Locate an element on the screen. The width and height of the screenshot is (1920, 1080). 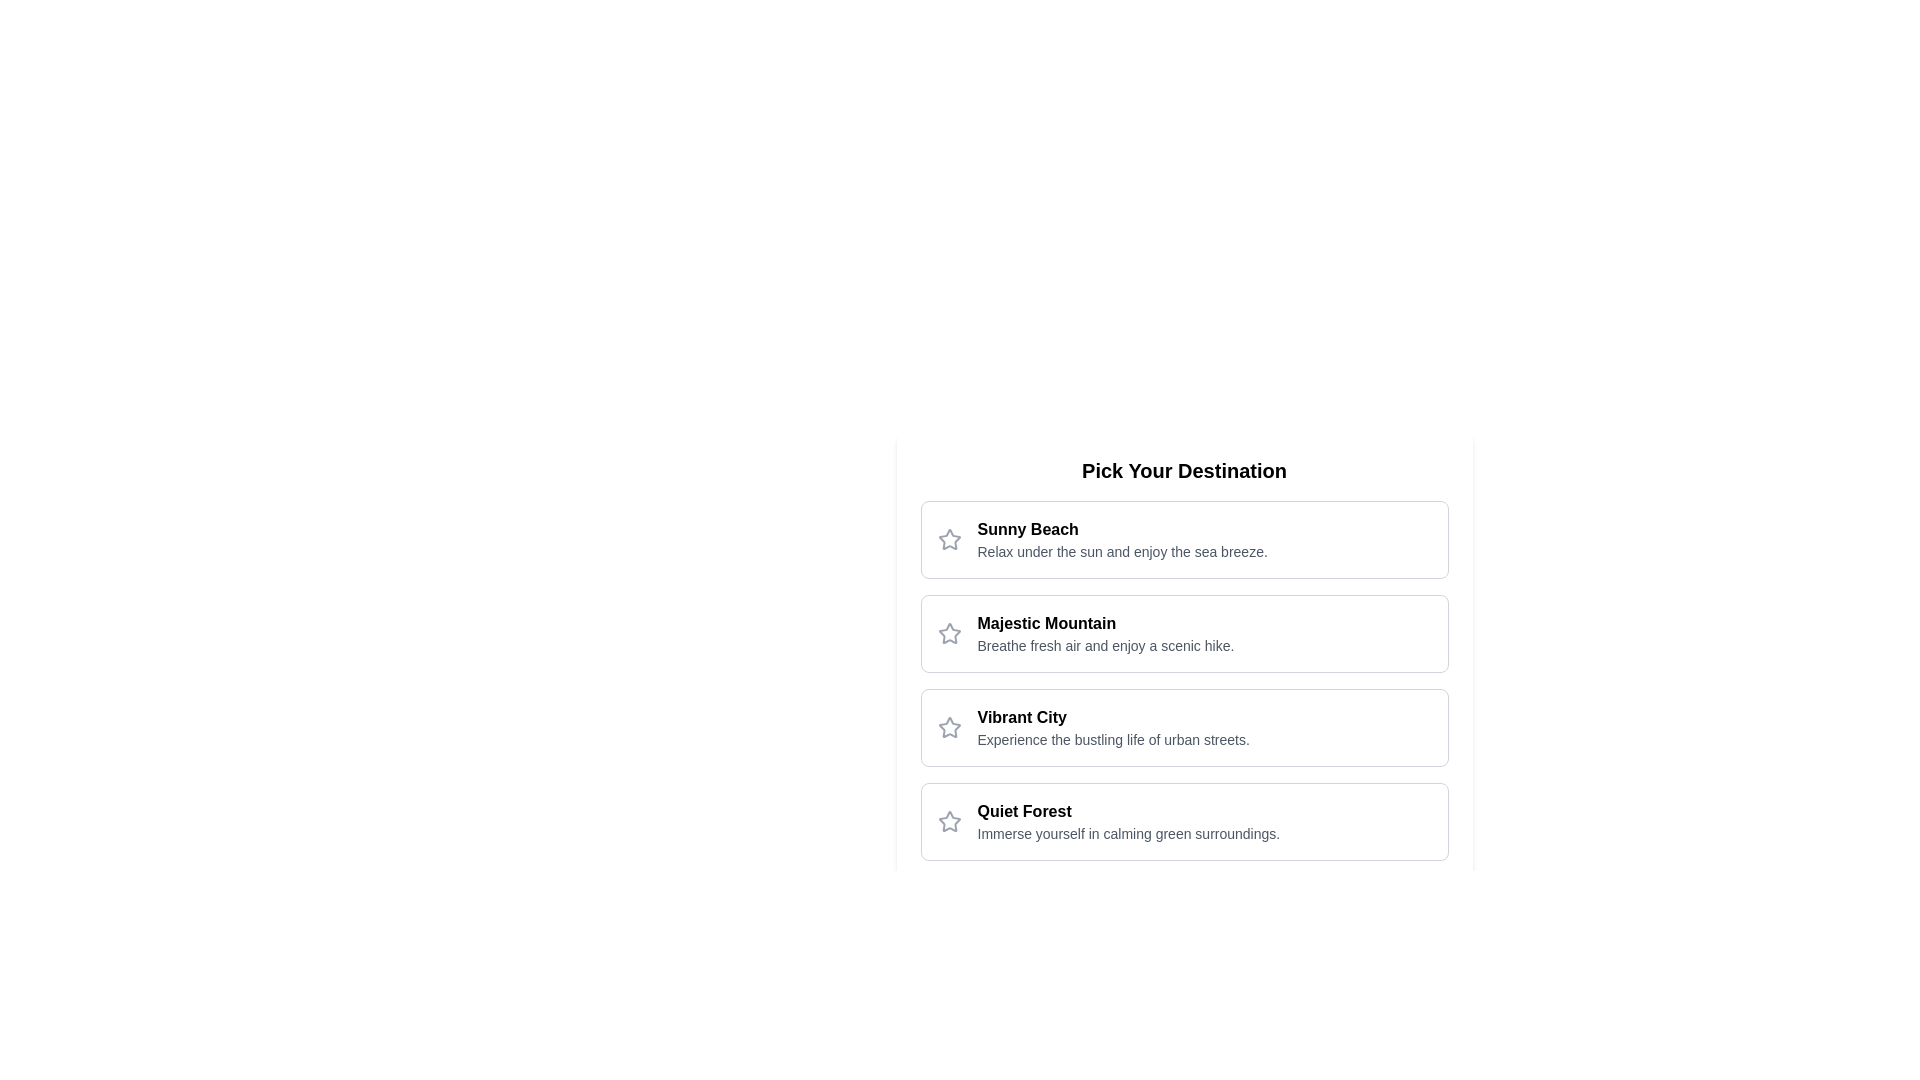
the 'Sunny Beach' selectable list item, which is the uppermost item in the list under the 'Pick Your Destination' header is located at coordinates (1184, 540).